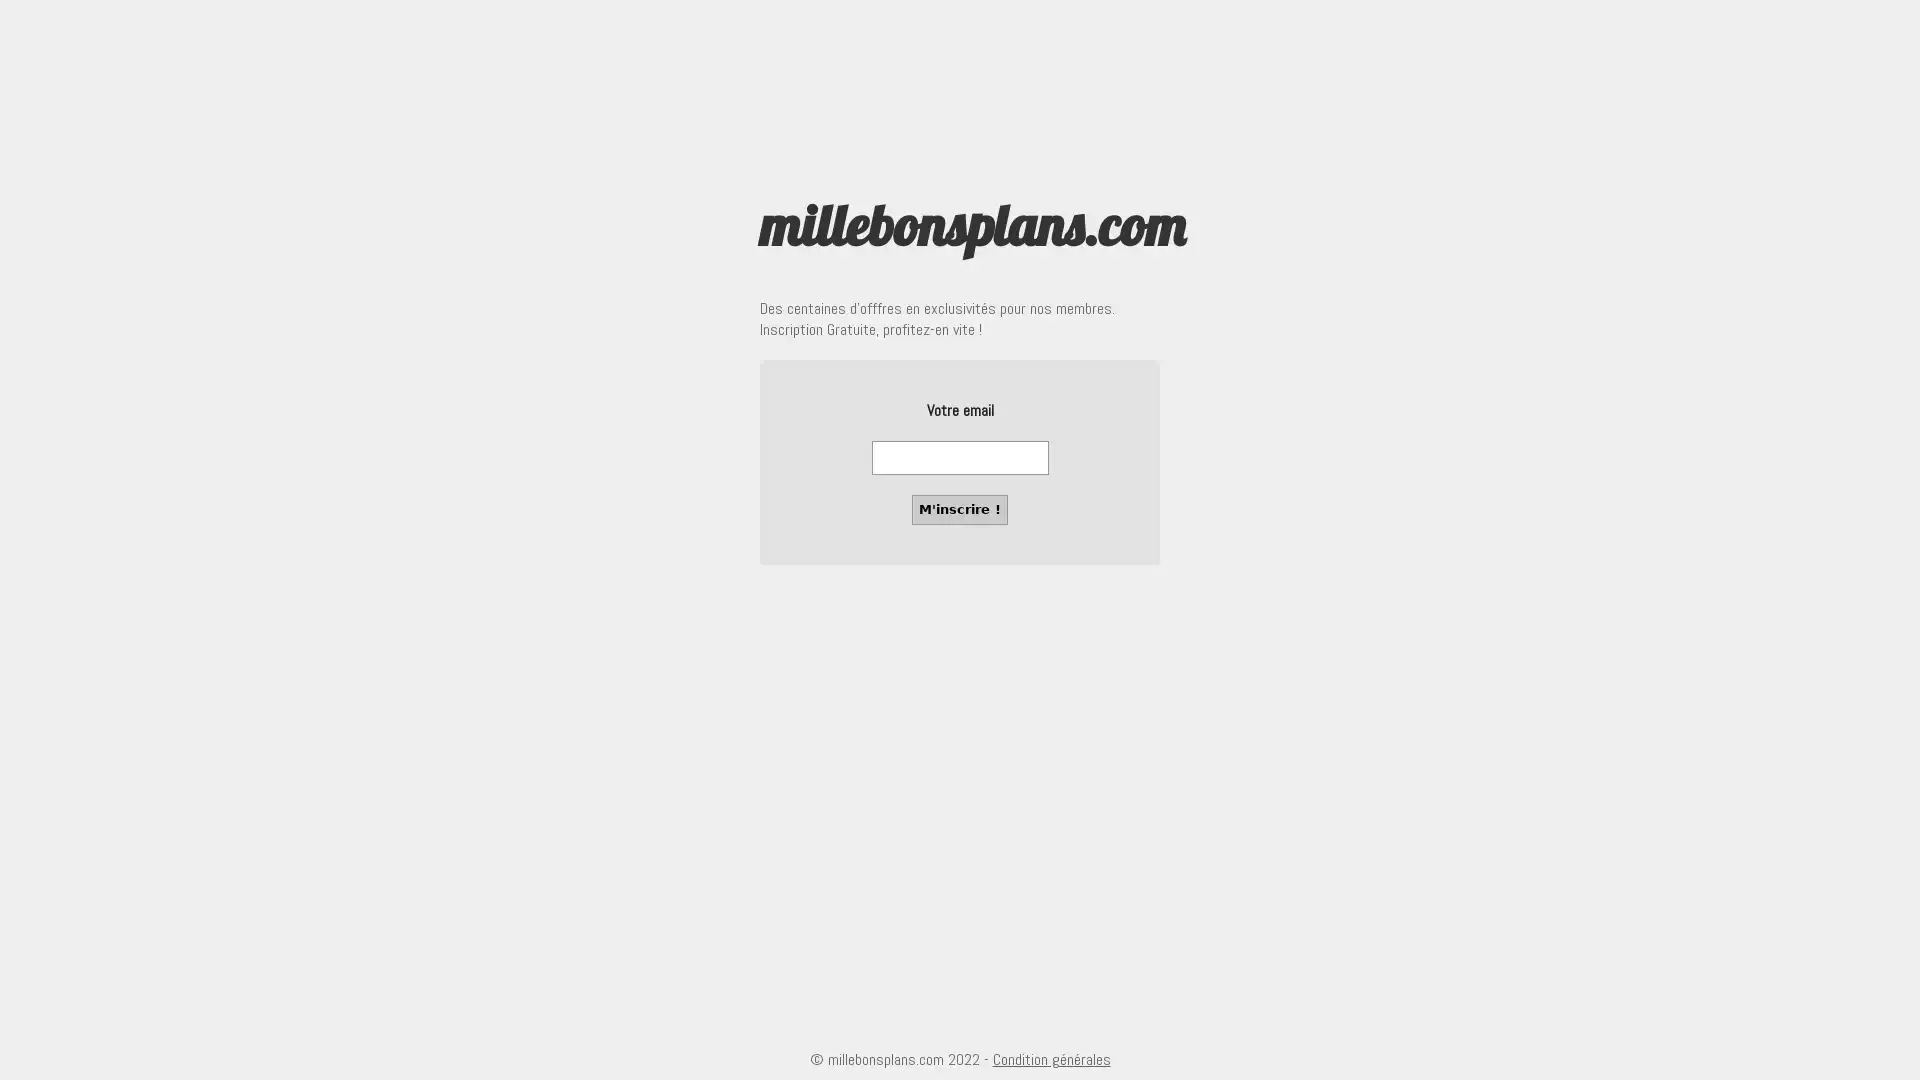 This screenshot has width=1920, height=1080. What do you see at coordinates (960, 508) in the screenshot?
I see `M'inscrire !` at bounding box center [960, 508].